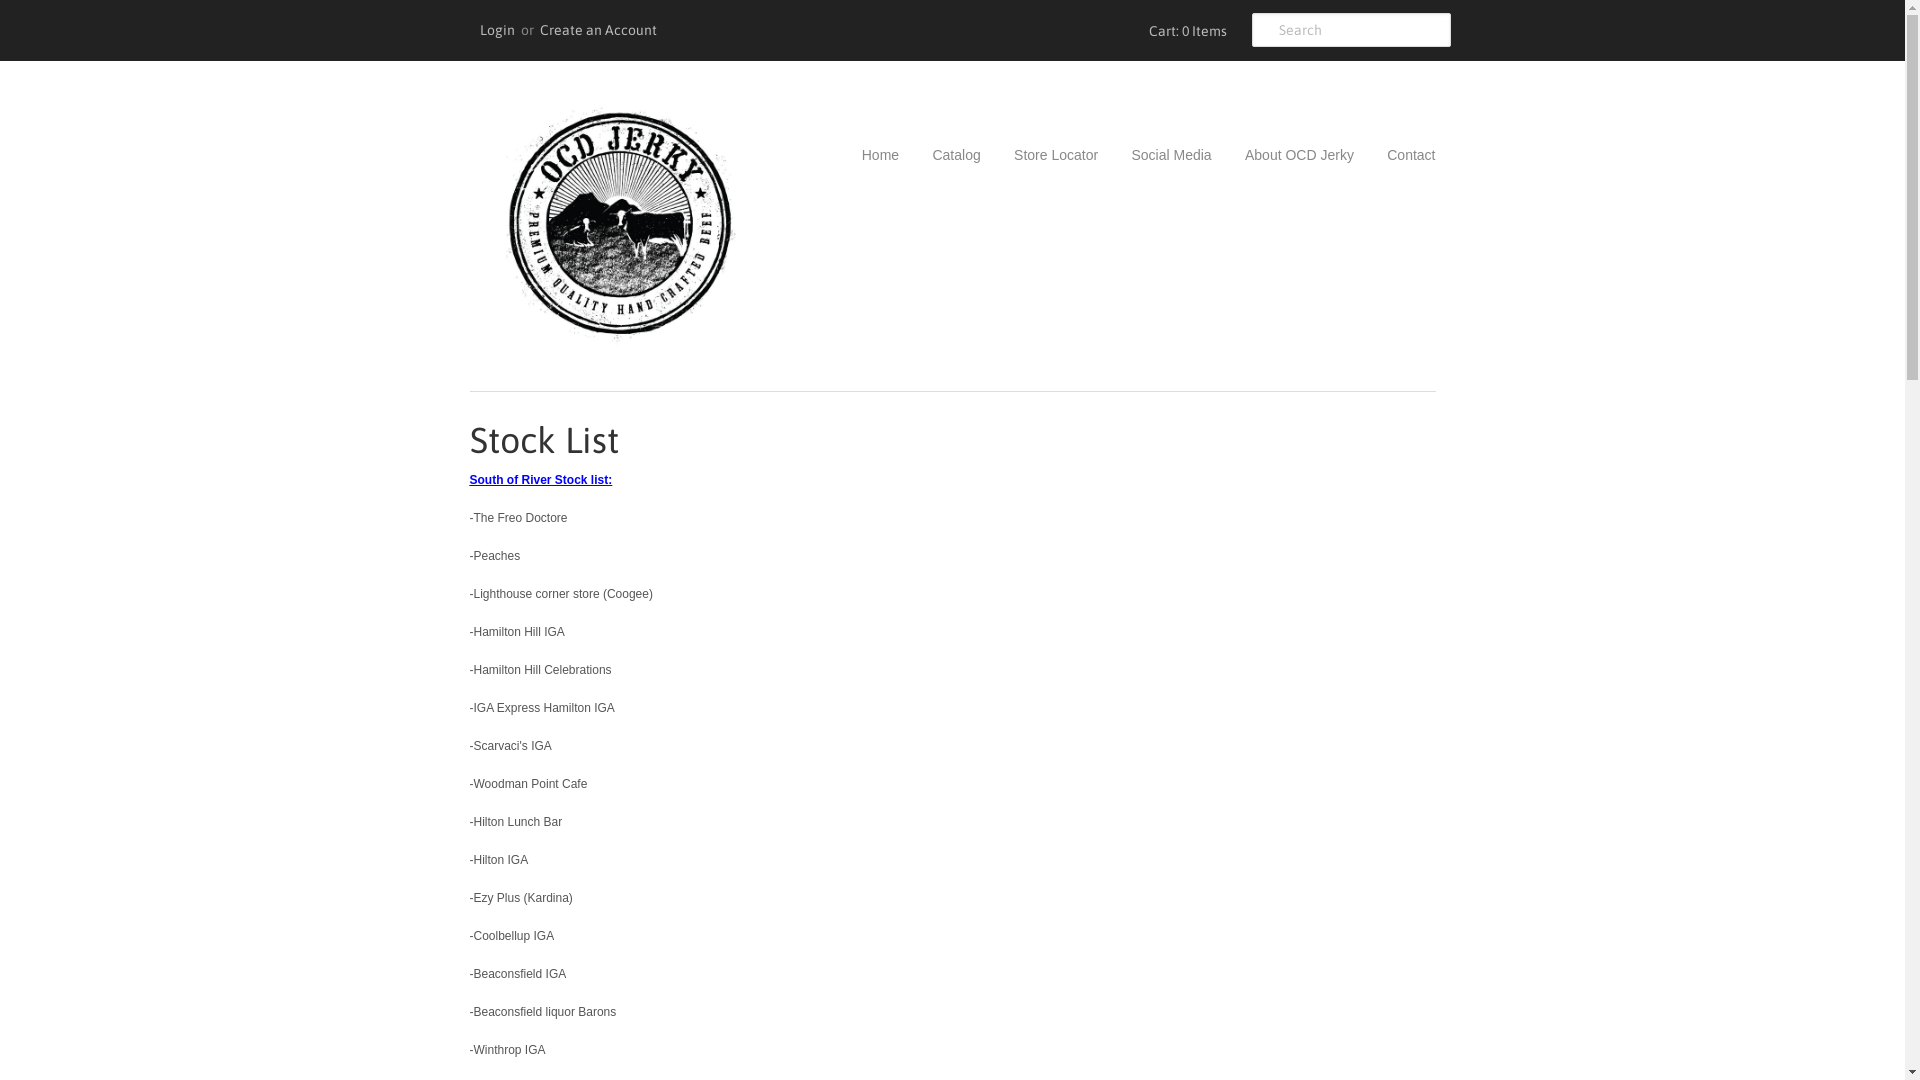 This screenshot has height=1080, width=1920. What do you see at coordinates (597, 30) in the screenshot?
I see `'Create an Account'` at bounding box center [597, 30].